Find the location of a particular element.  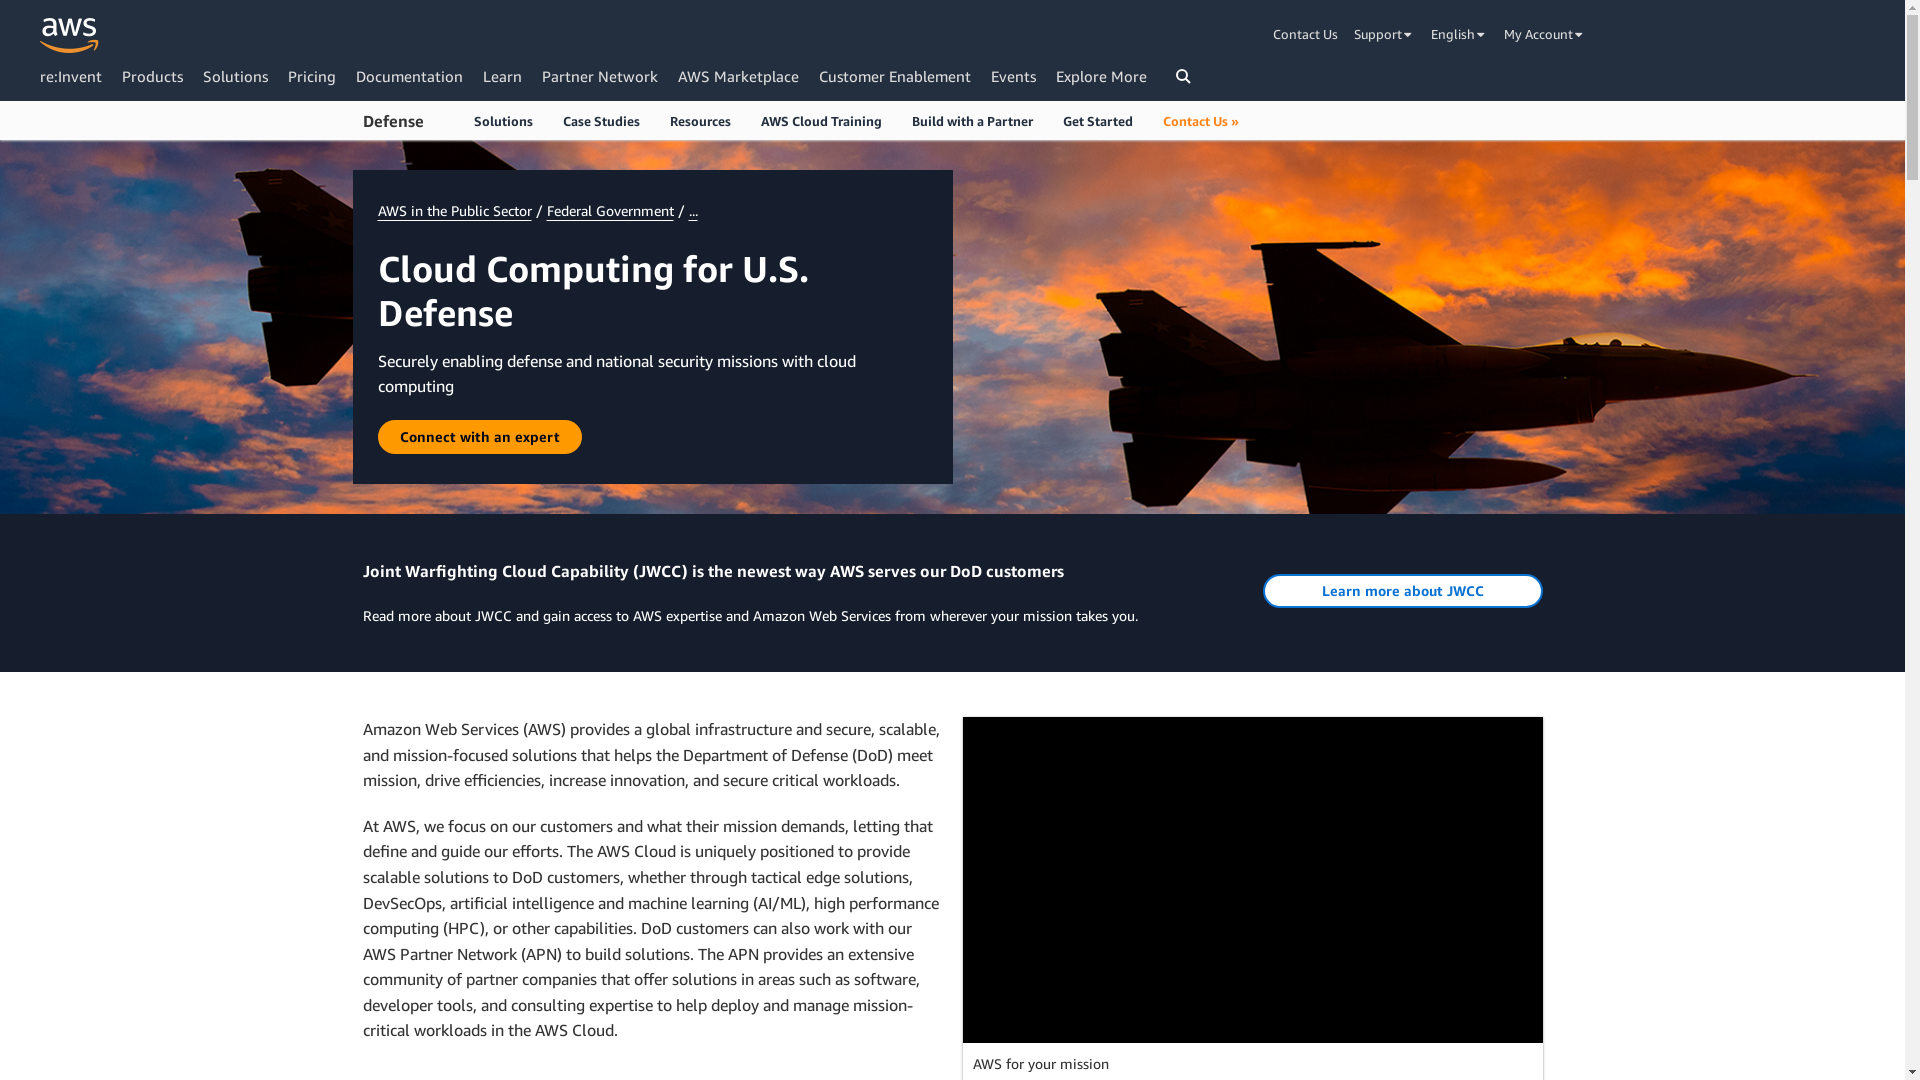

'English ' is located at coordinates (1459, 34).